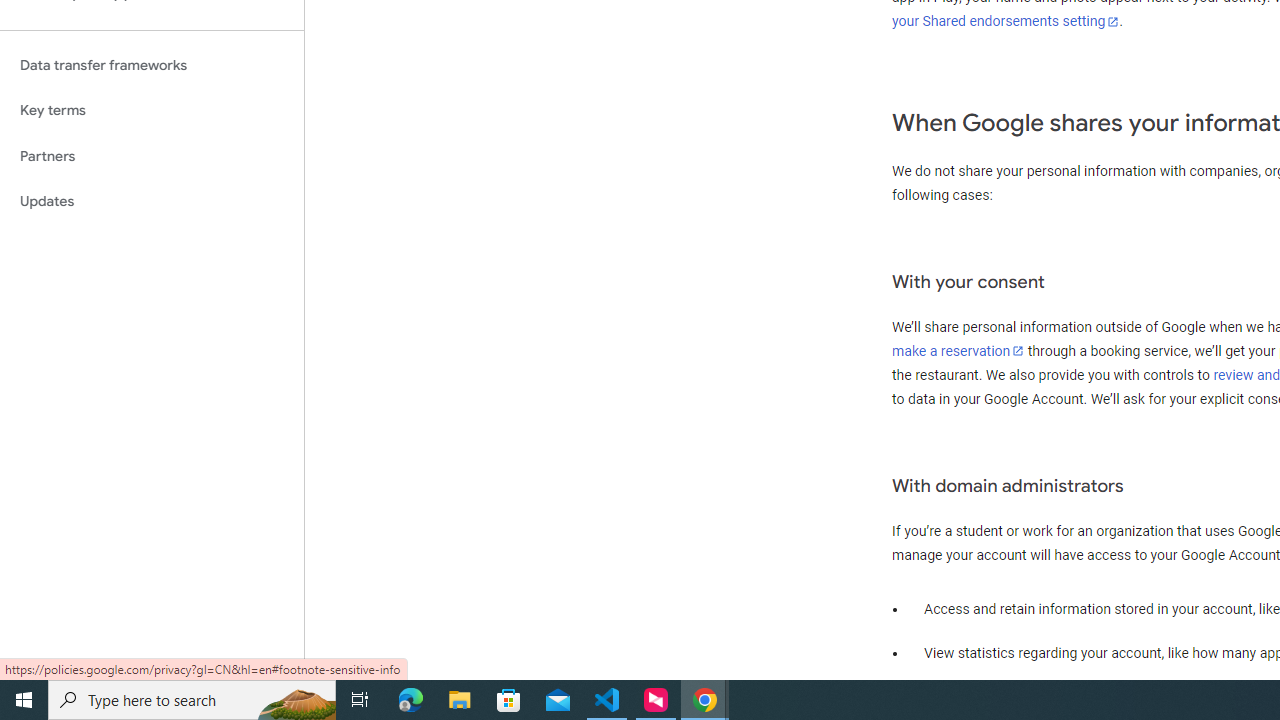  What do you see at coordinates (151, 201) in the screenshot?
I see `'Updates'` at bounding box center [151, 201].